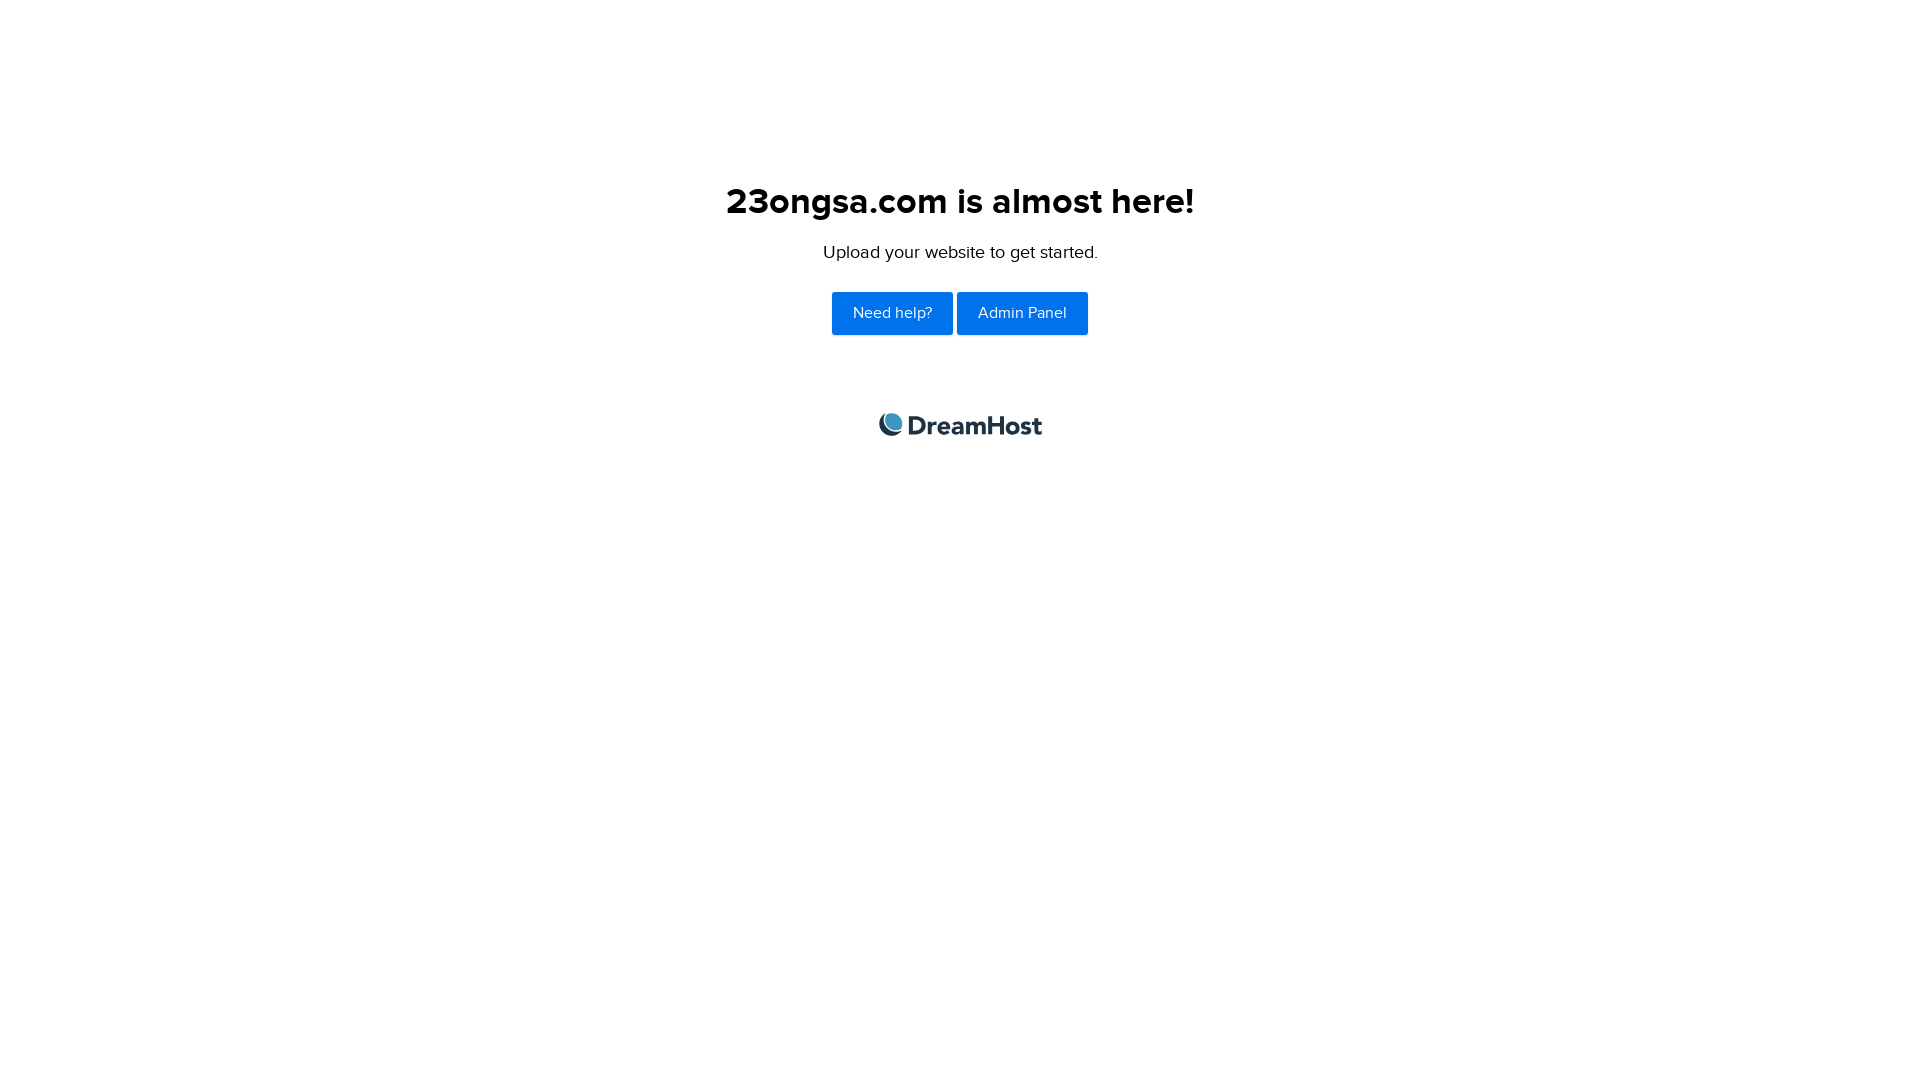 The image size is (1920, 1080). Describe the element at coordinates (831, 313) in the screenshot. I see `'Need help?'` at that location.